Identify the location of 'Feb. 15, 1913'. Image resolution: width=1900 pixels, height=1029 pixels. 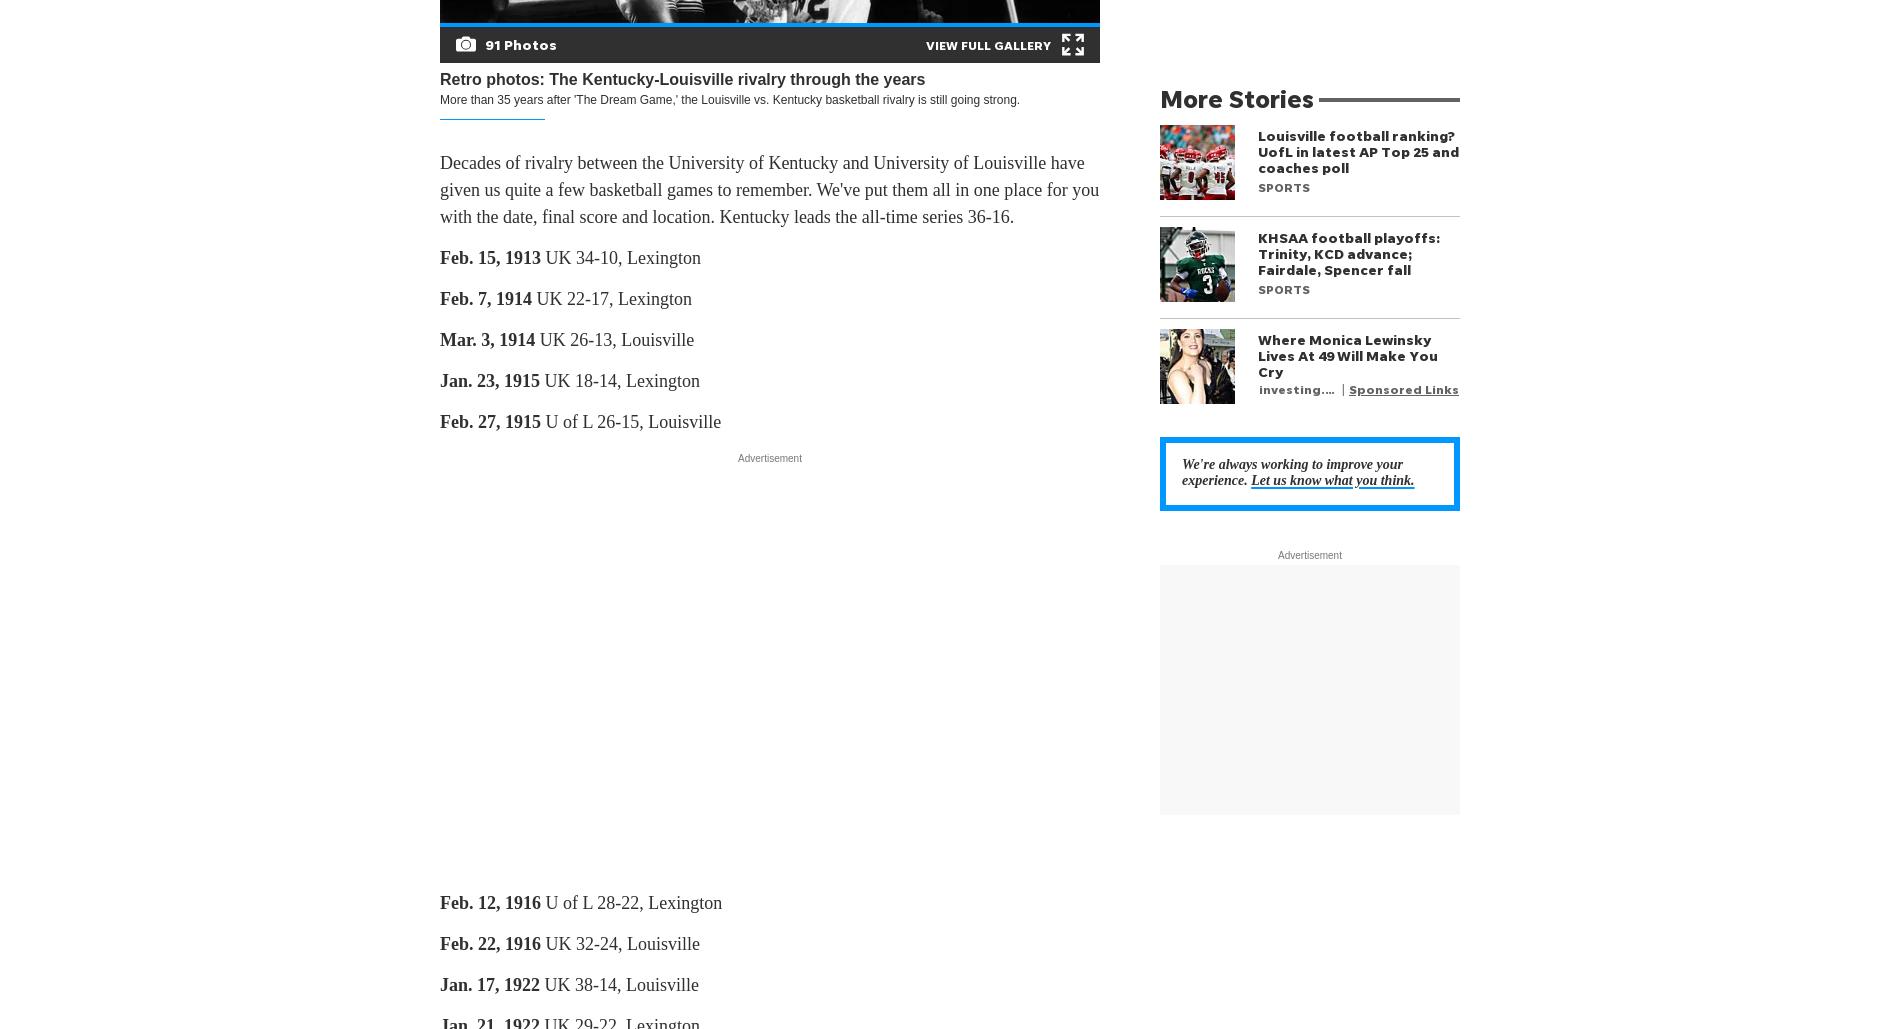
(490, 256).